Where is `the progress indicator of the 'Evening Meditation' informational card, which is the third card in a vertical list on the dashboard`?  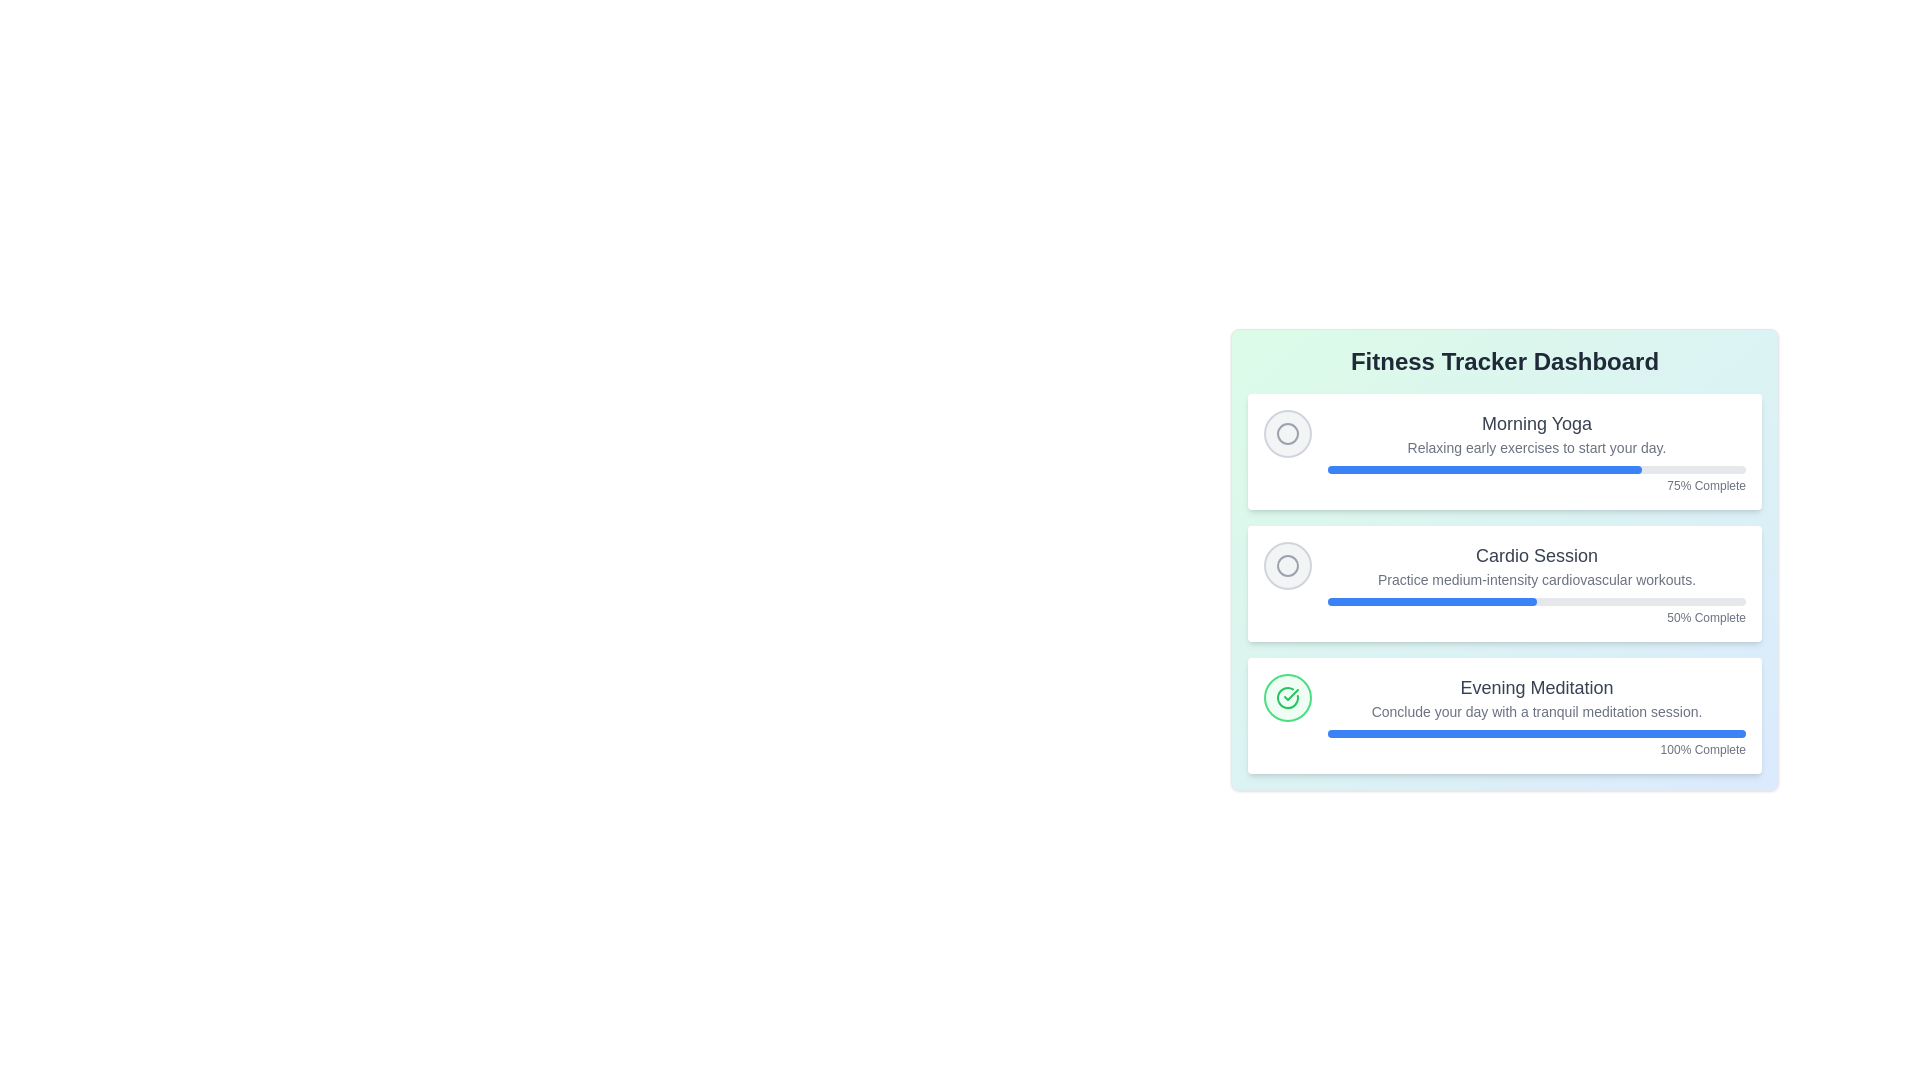 the progress indicator of the 'Evening Meditation' informational card, which is the third card in a vertical list on the dashboard is located at coordinates (1535, 715).